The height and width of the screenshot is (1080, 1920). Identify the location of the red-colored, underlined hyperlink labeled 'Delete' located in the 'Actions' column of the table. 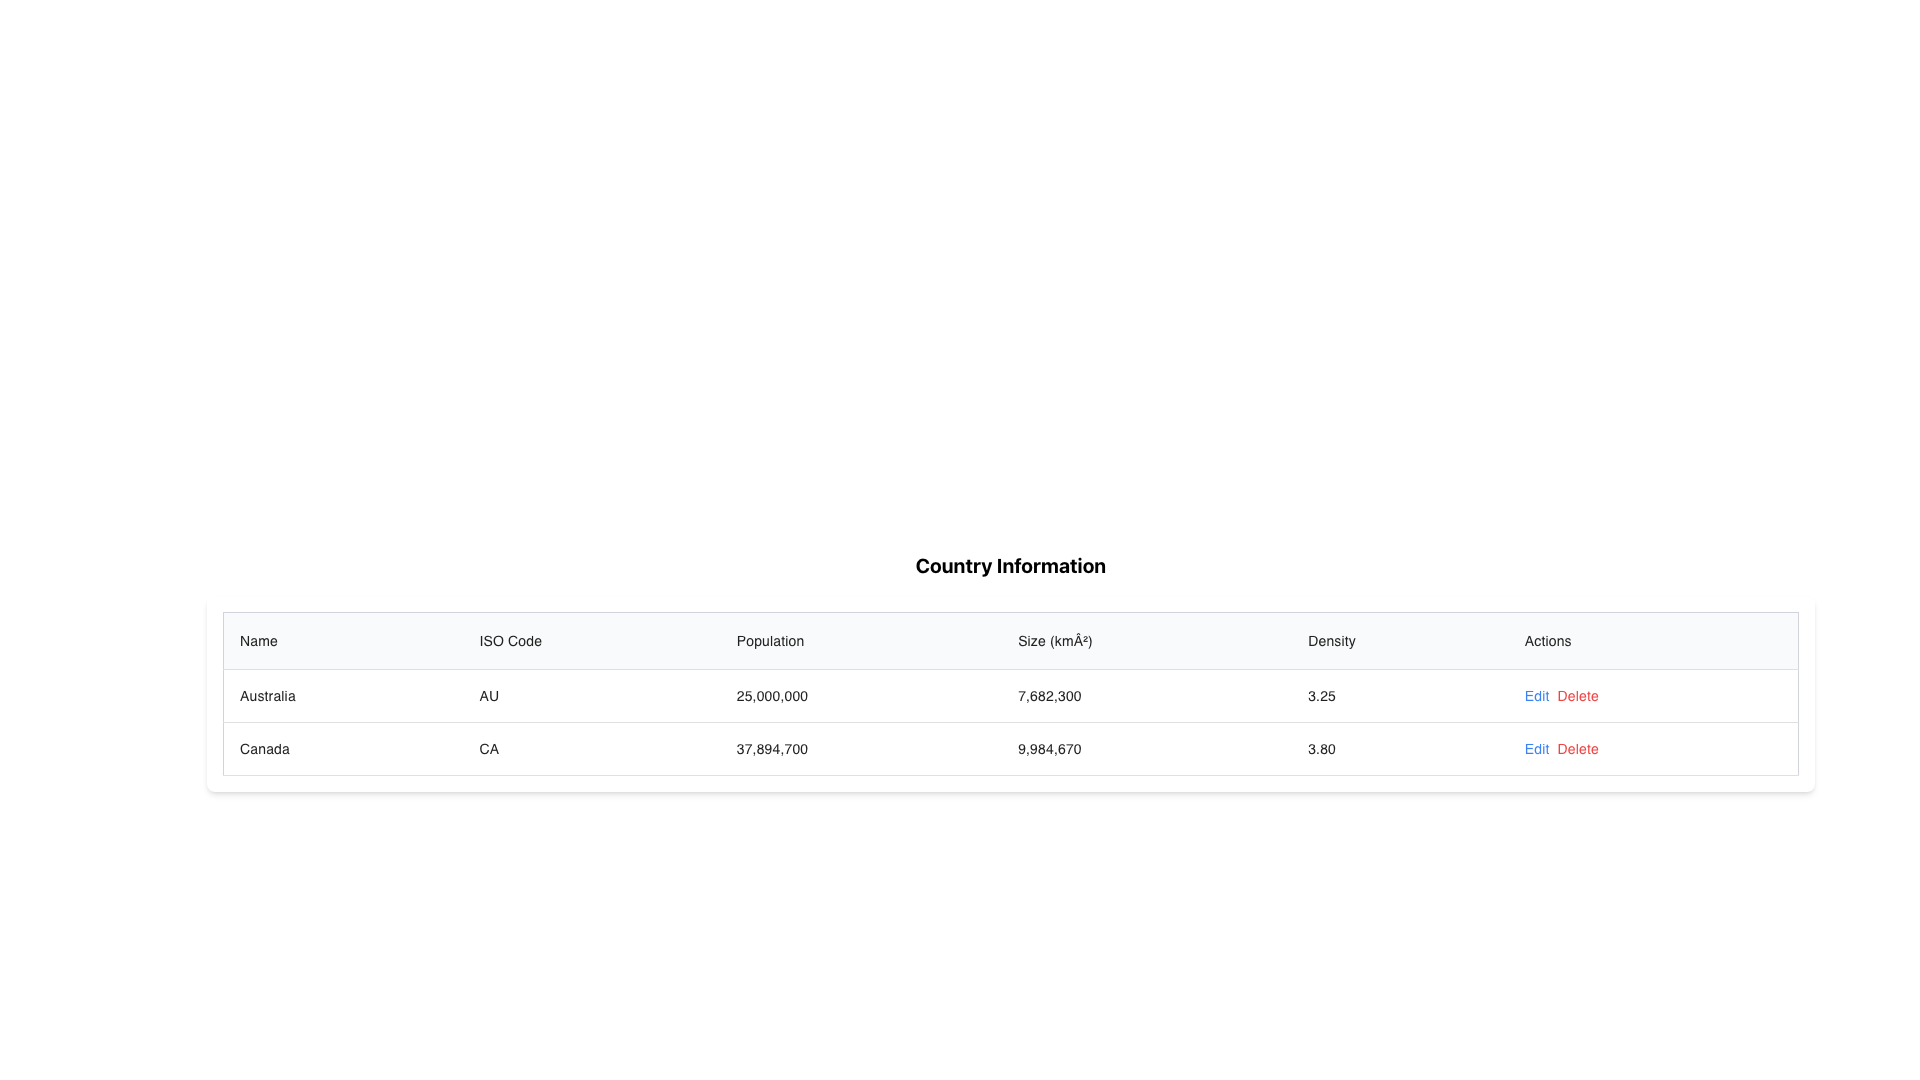
(1577, 695).